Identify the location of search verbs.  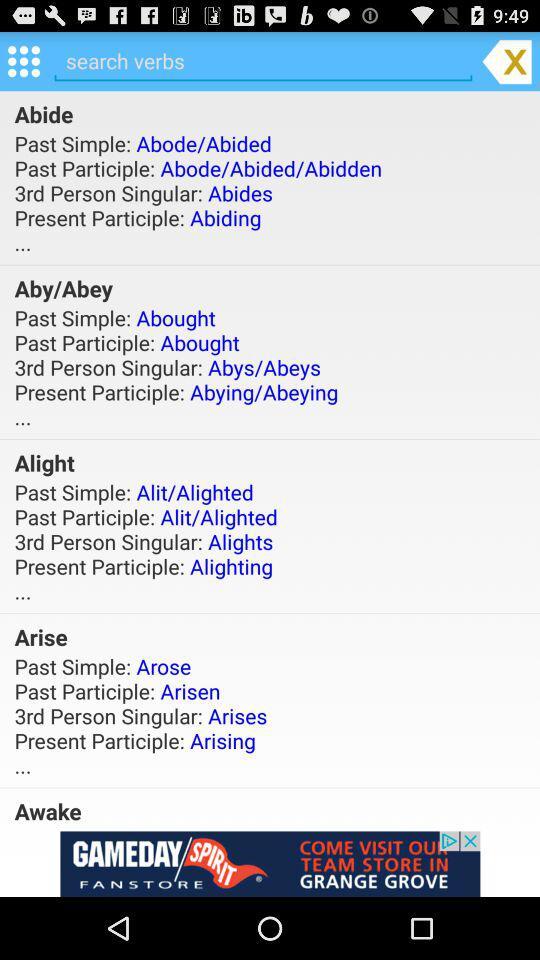
(263, 59).